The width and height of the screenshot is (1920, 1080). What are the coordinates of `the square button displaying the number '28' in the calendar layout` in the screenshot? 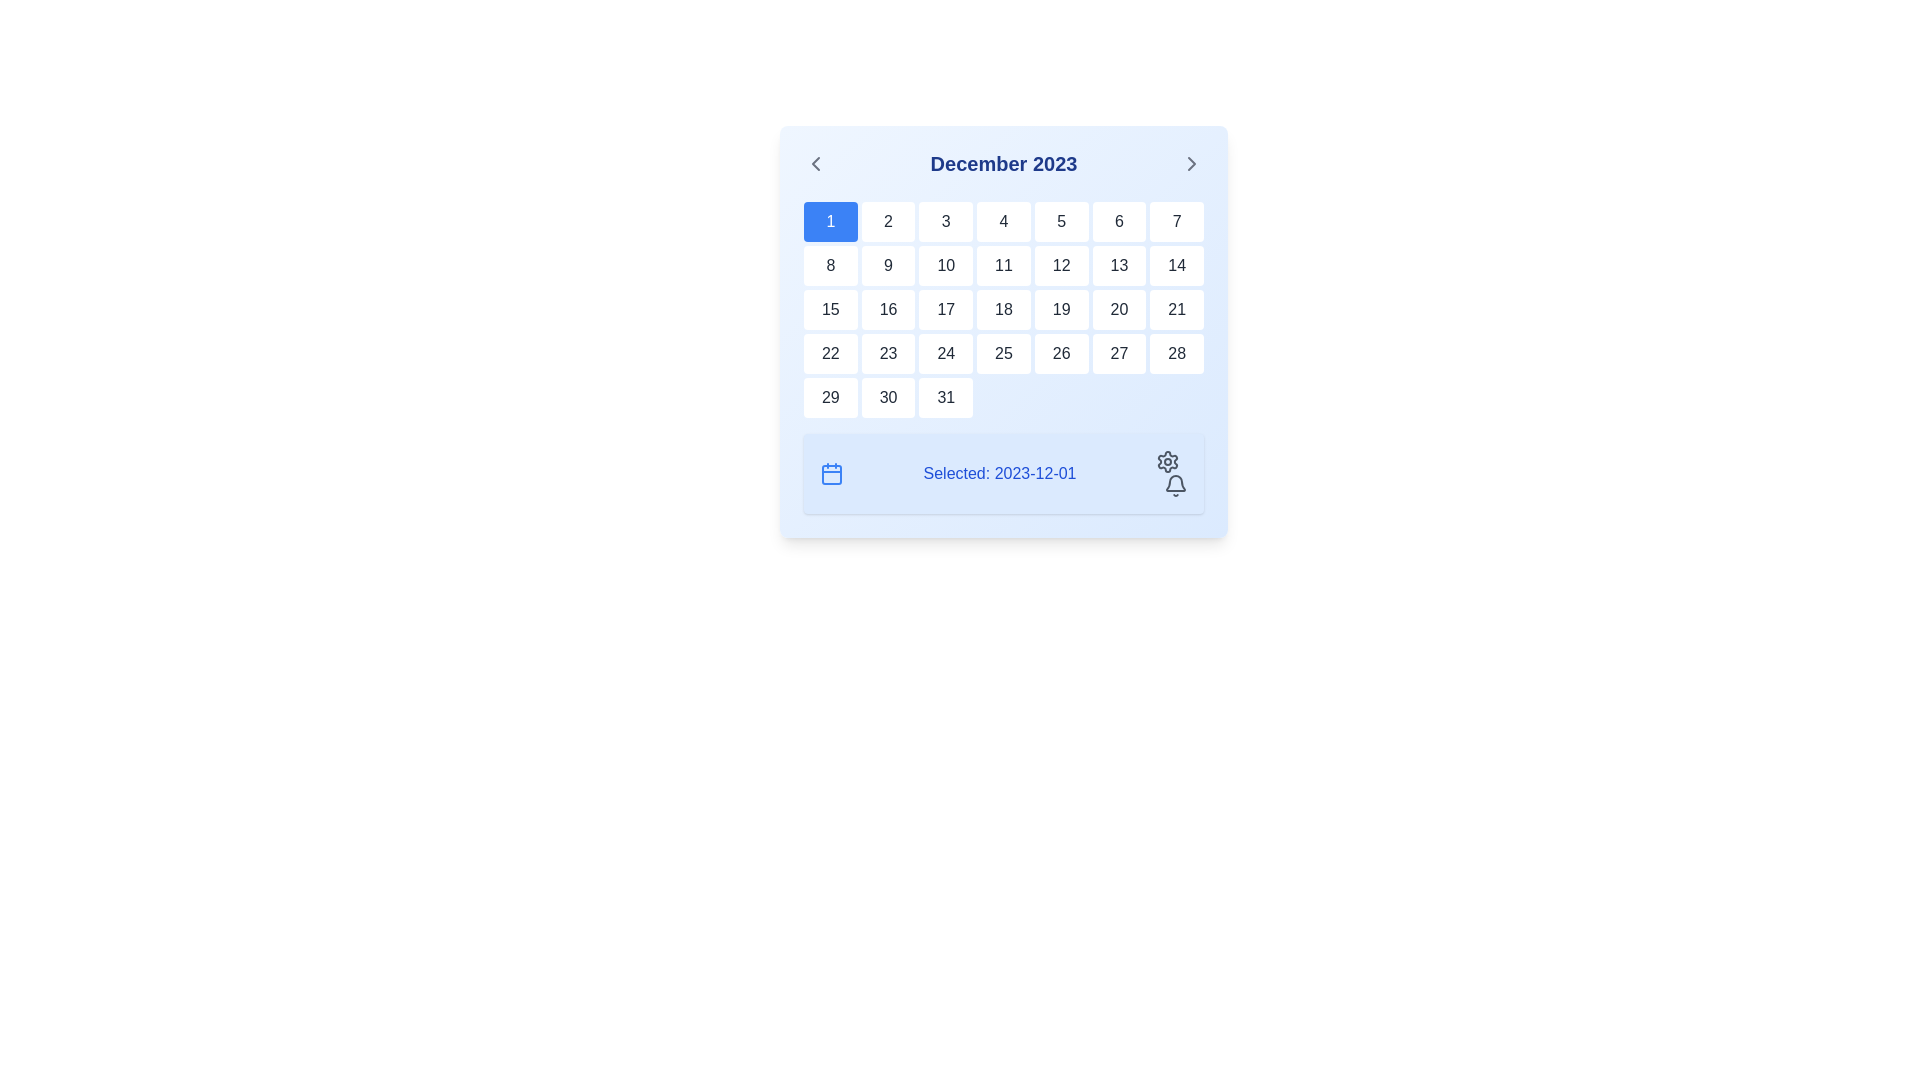 It's located at (1177, 353).